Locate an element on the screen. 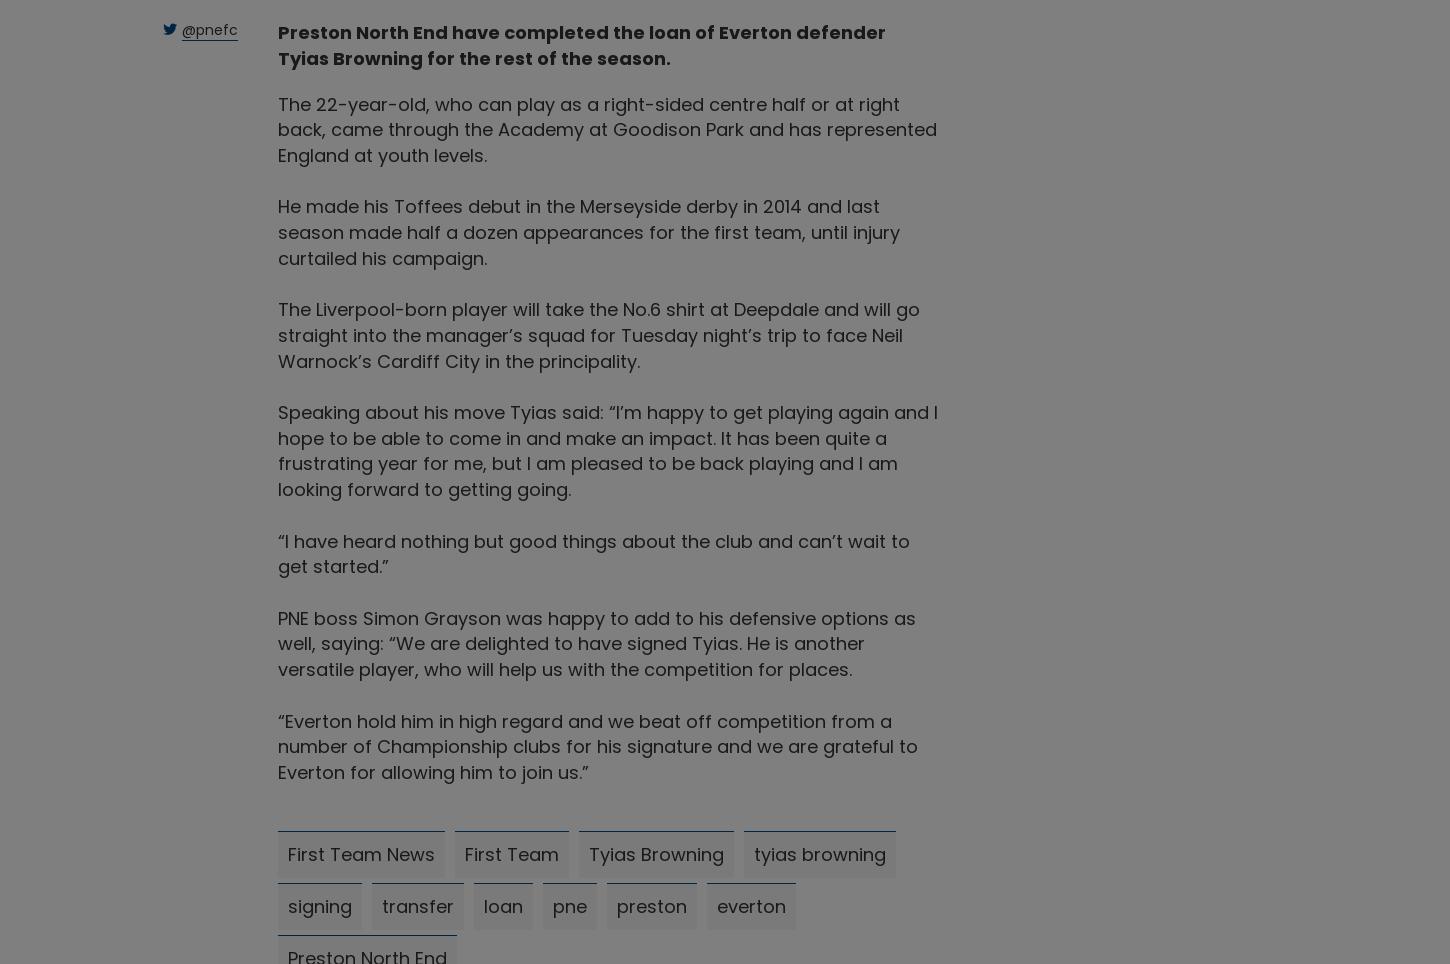 Image resolution: width=1450 pixels, height=964 pixels. 'signing' is located at coordinates (320, 905).